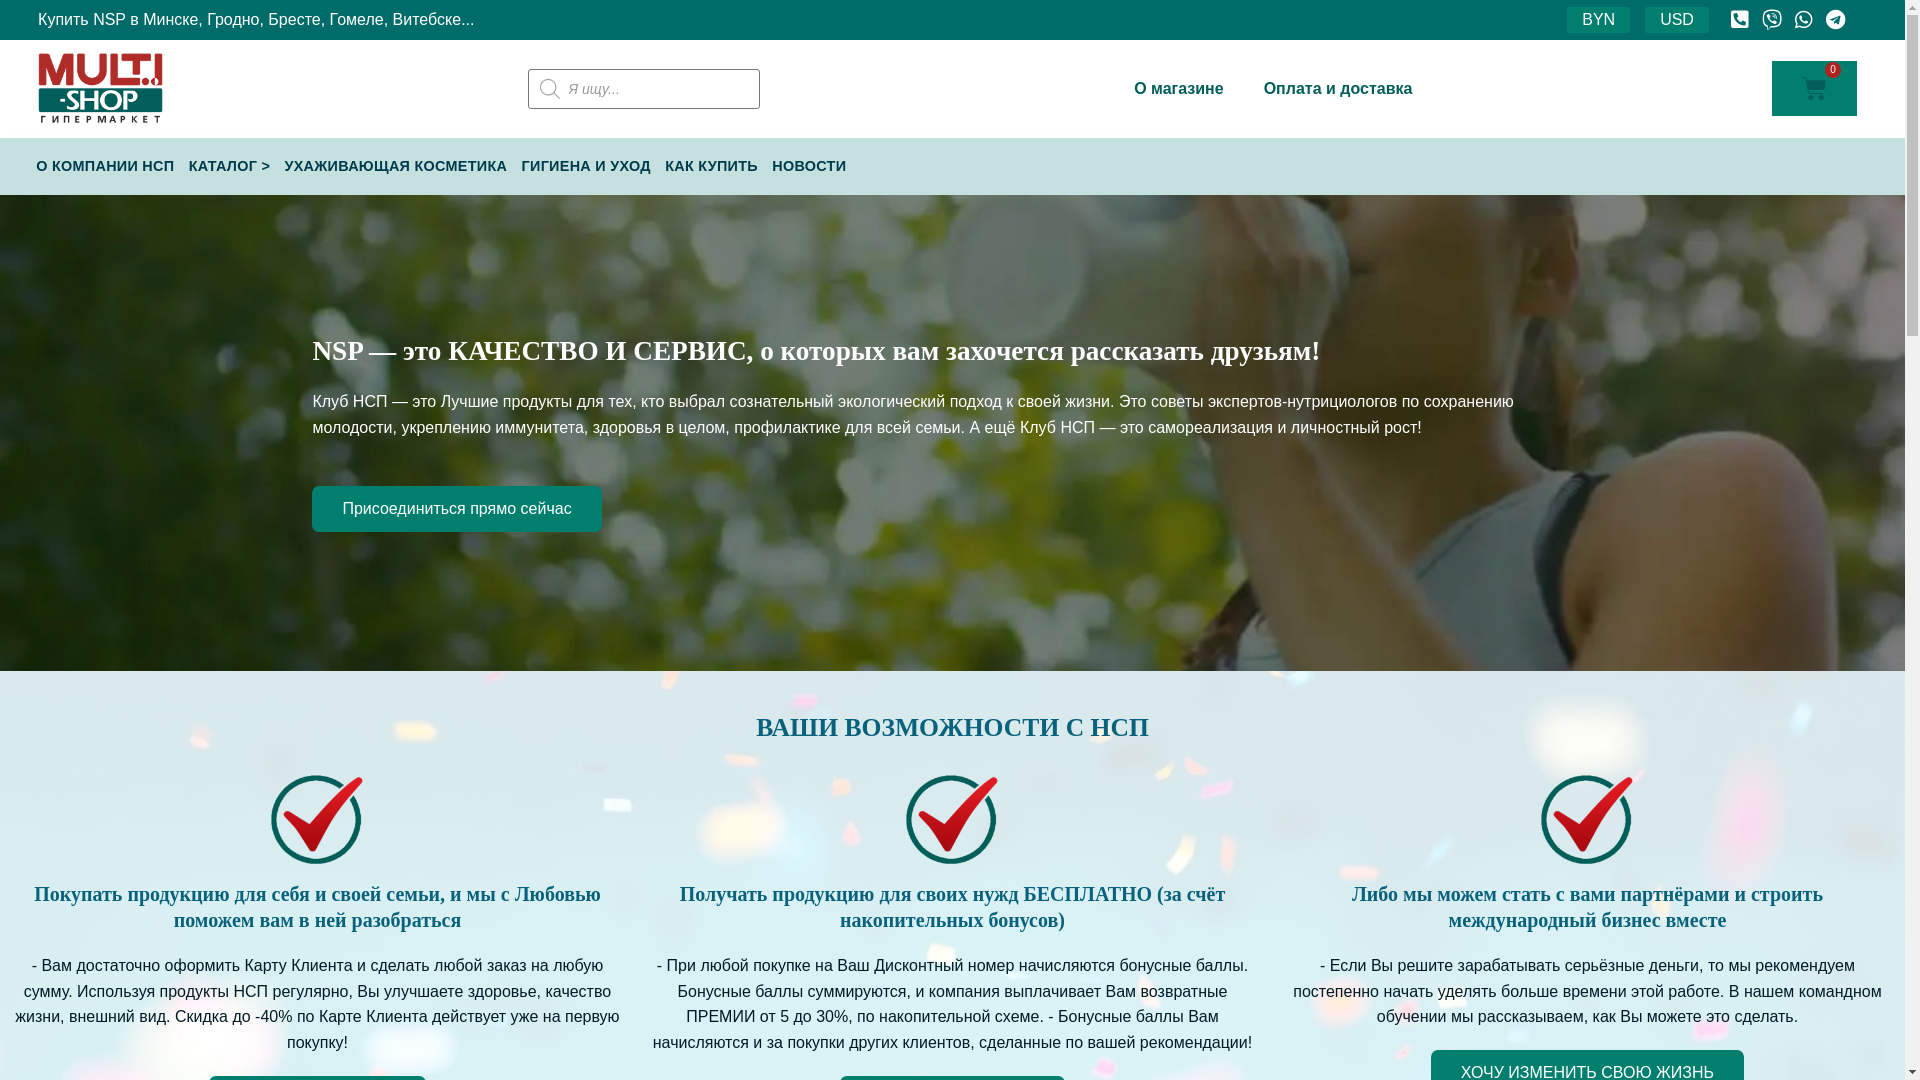 Image resolution: width=1920 pixels, height=1080 pixels. I want to click on 'BYN', so click(1565, 19).